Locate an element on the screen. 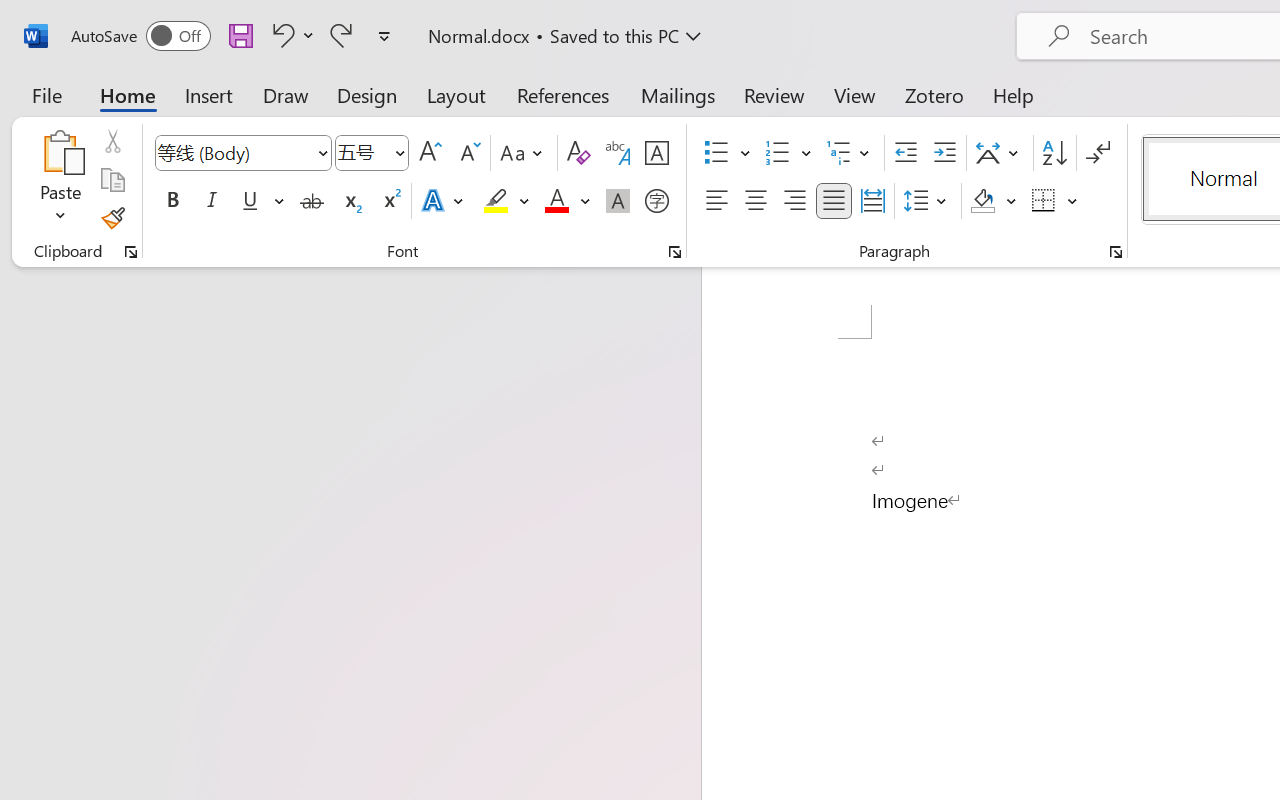 Image resolution: width=1280 pixels, height=800 pixels. 'Increase Indent' is located at coordinates (943, 153).